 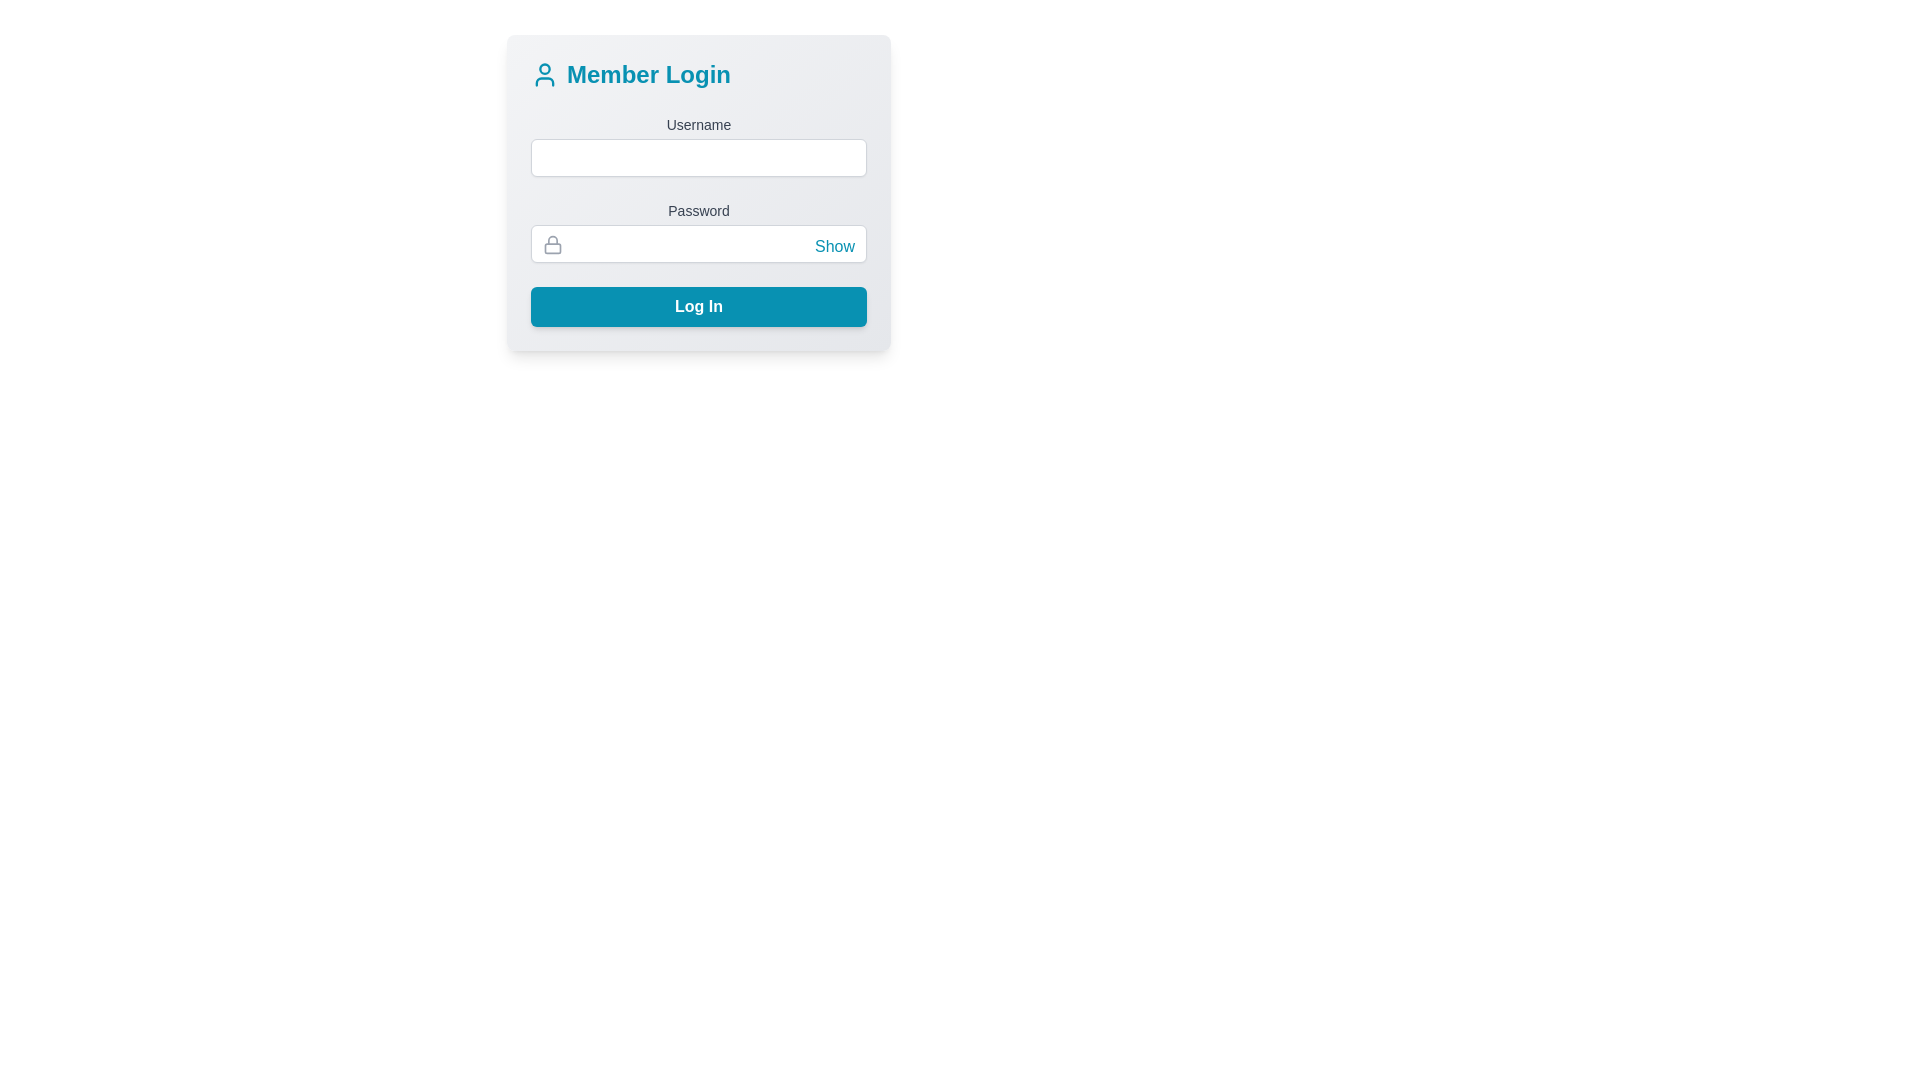 What do you see at coordinates (699, 307) in the screenshot?
I see `the submit button located at the bottom of the form layout` at bounding box center [699, 307].